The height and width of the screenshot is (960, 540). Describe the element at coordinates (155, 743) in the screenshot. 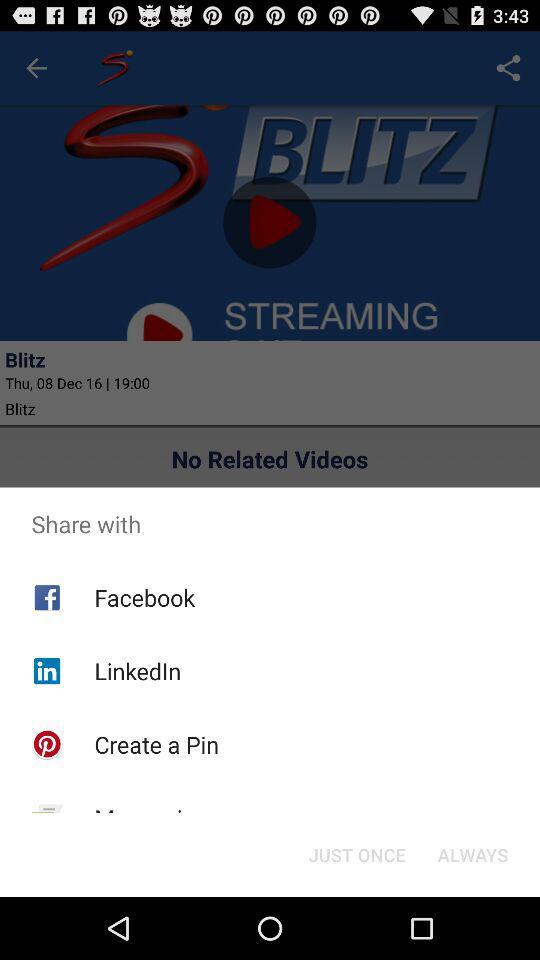

I see `item below the linkedin` at that location.